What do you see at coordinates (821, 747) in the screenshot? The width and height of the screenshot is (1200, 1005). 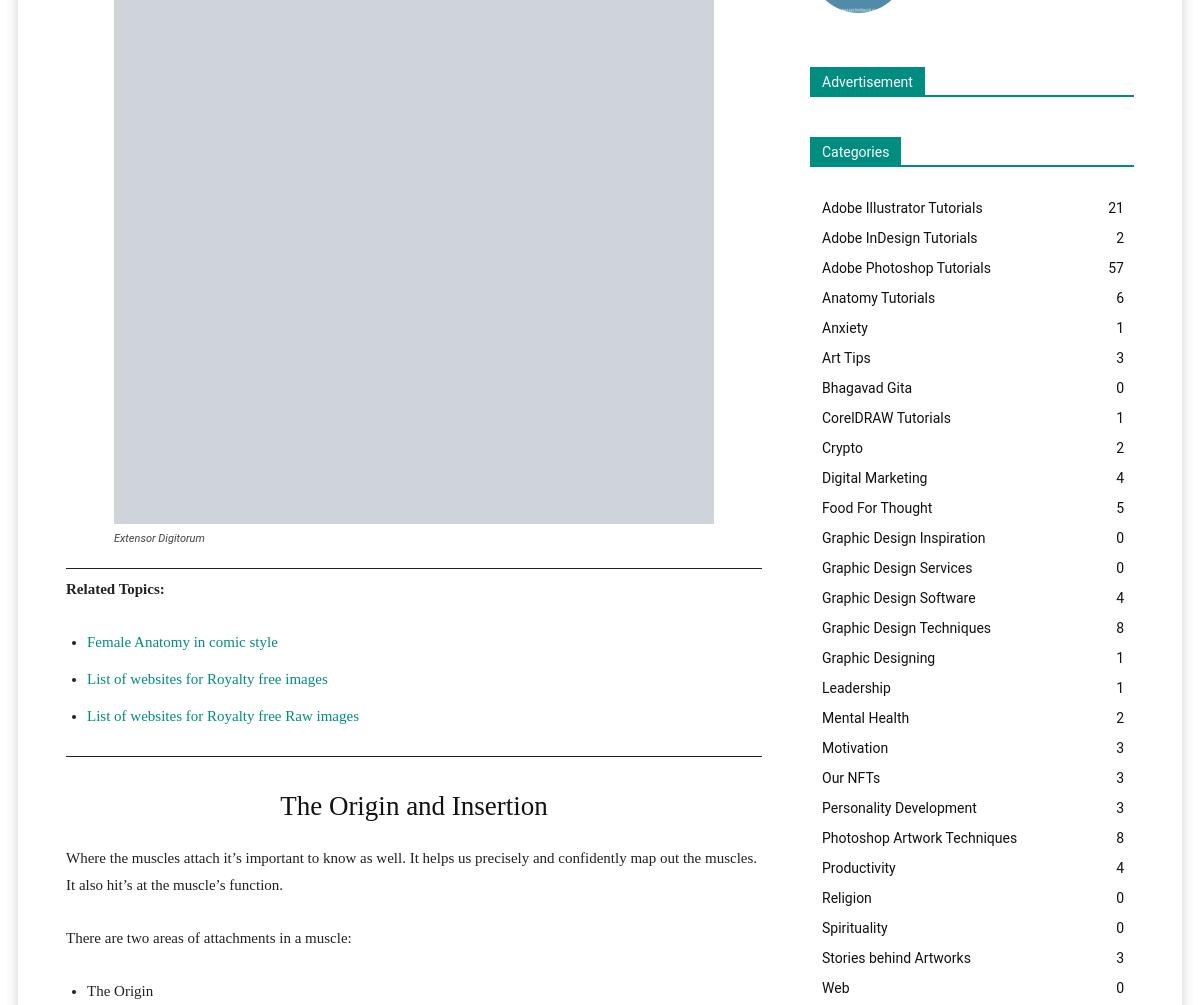 I see `'Motivation'` at bounding box center [821, 747].